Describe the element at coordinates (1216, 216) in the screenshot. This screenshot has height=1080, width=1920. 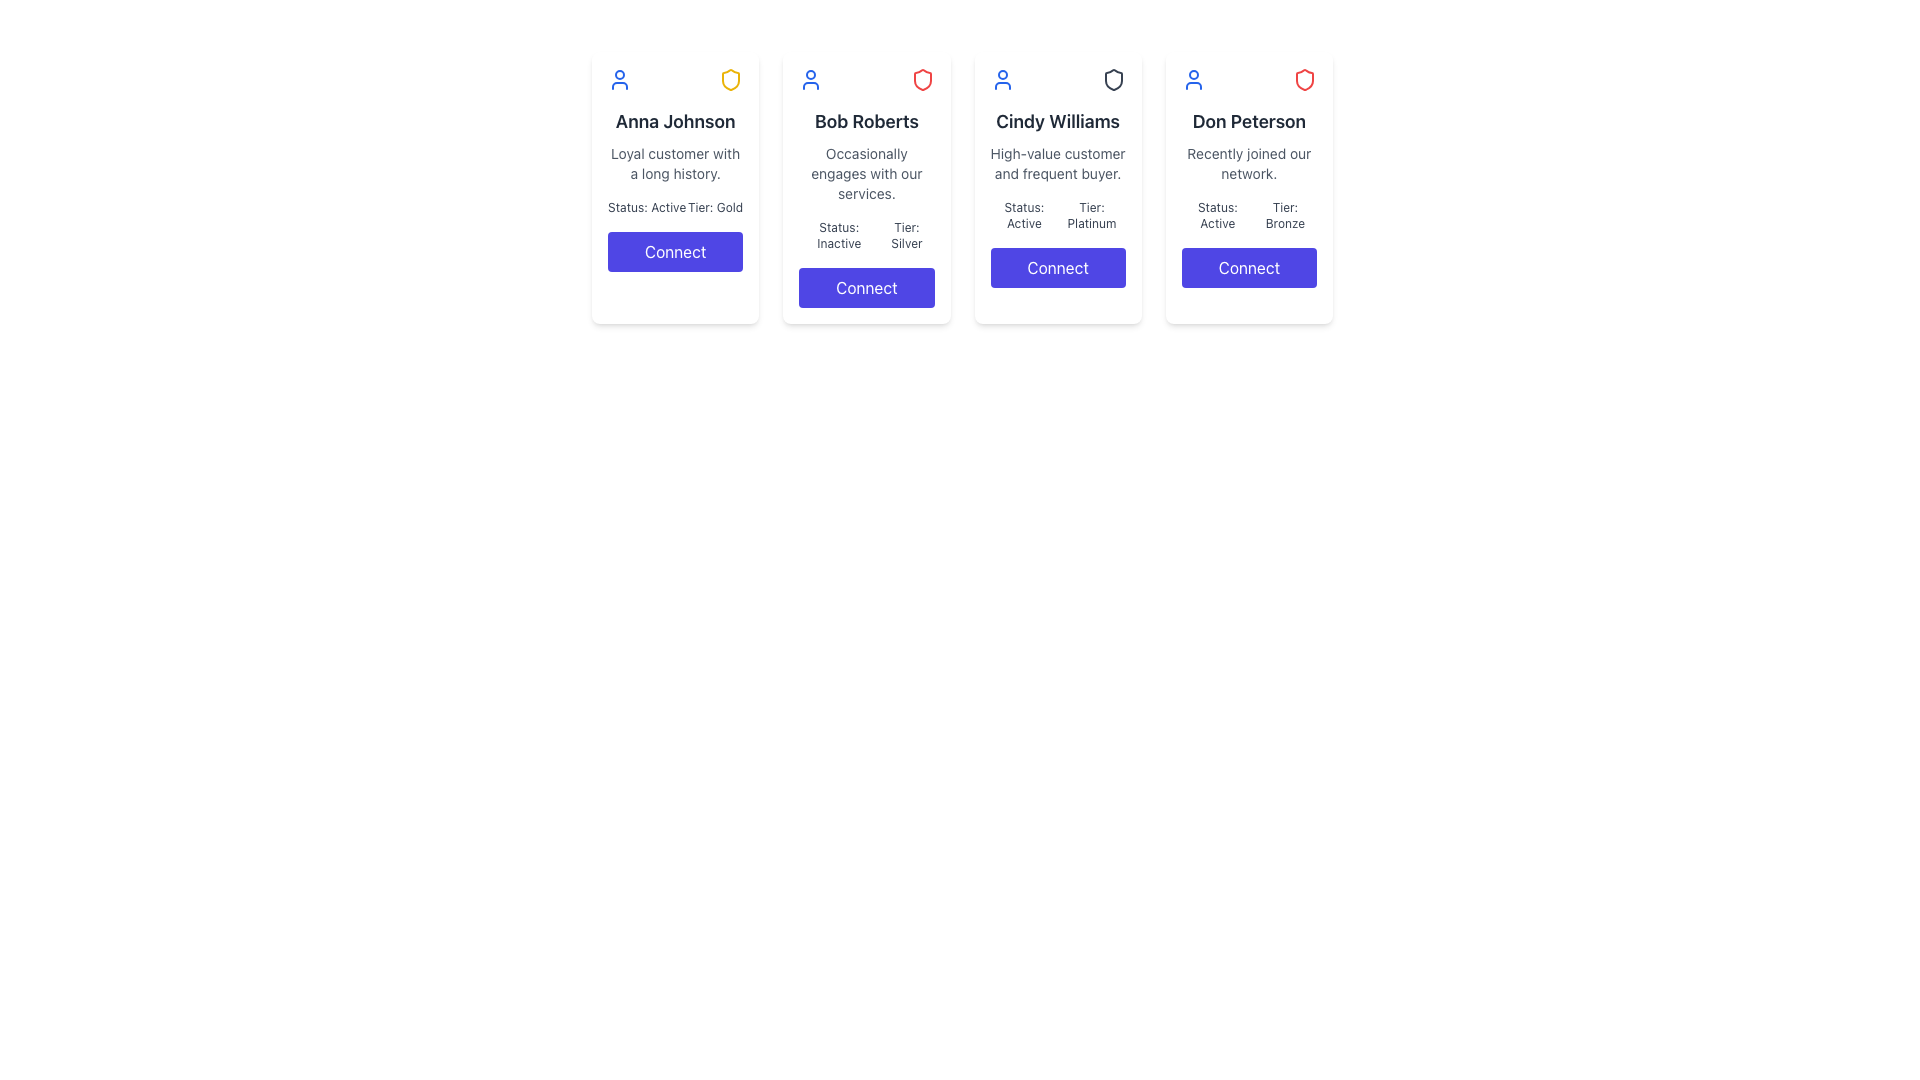
I see `the static text label displaying 'Status: Active' in dark gray font, which is located in the last card of the user profile cards, positioned below the main descriptive text` at that location.